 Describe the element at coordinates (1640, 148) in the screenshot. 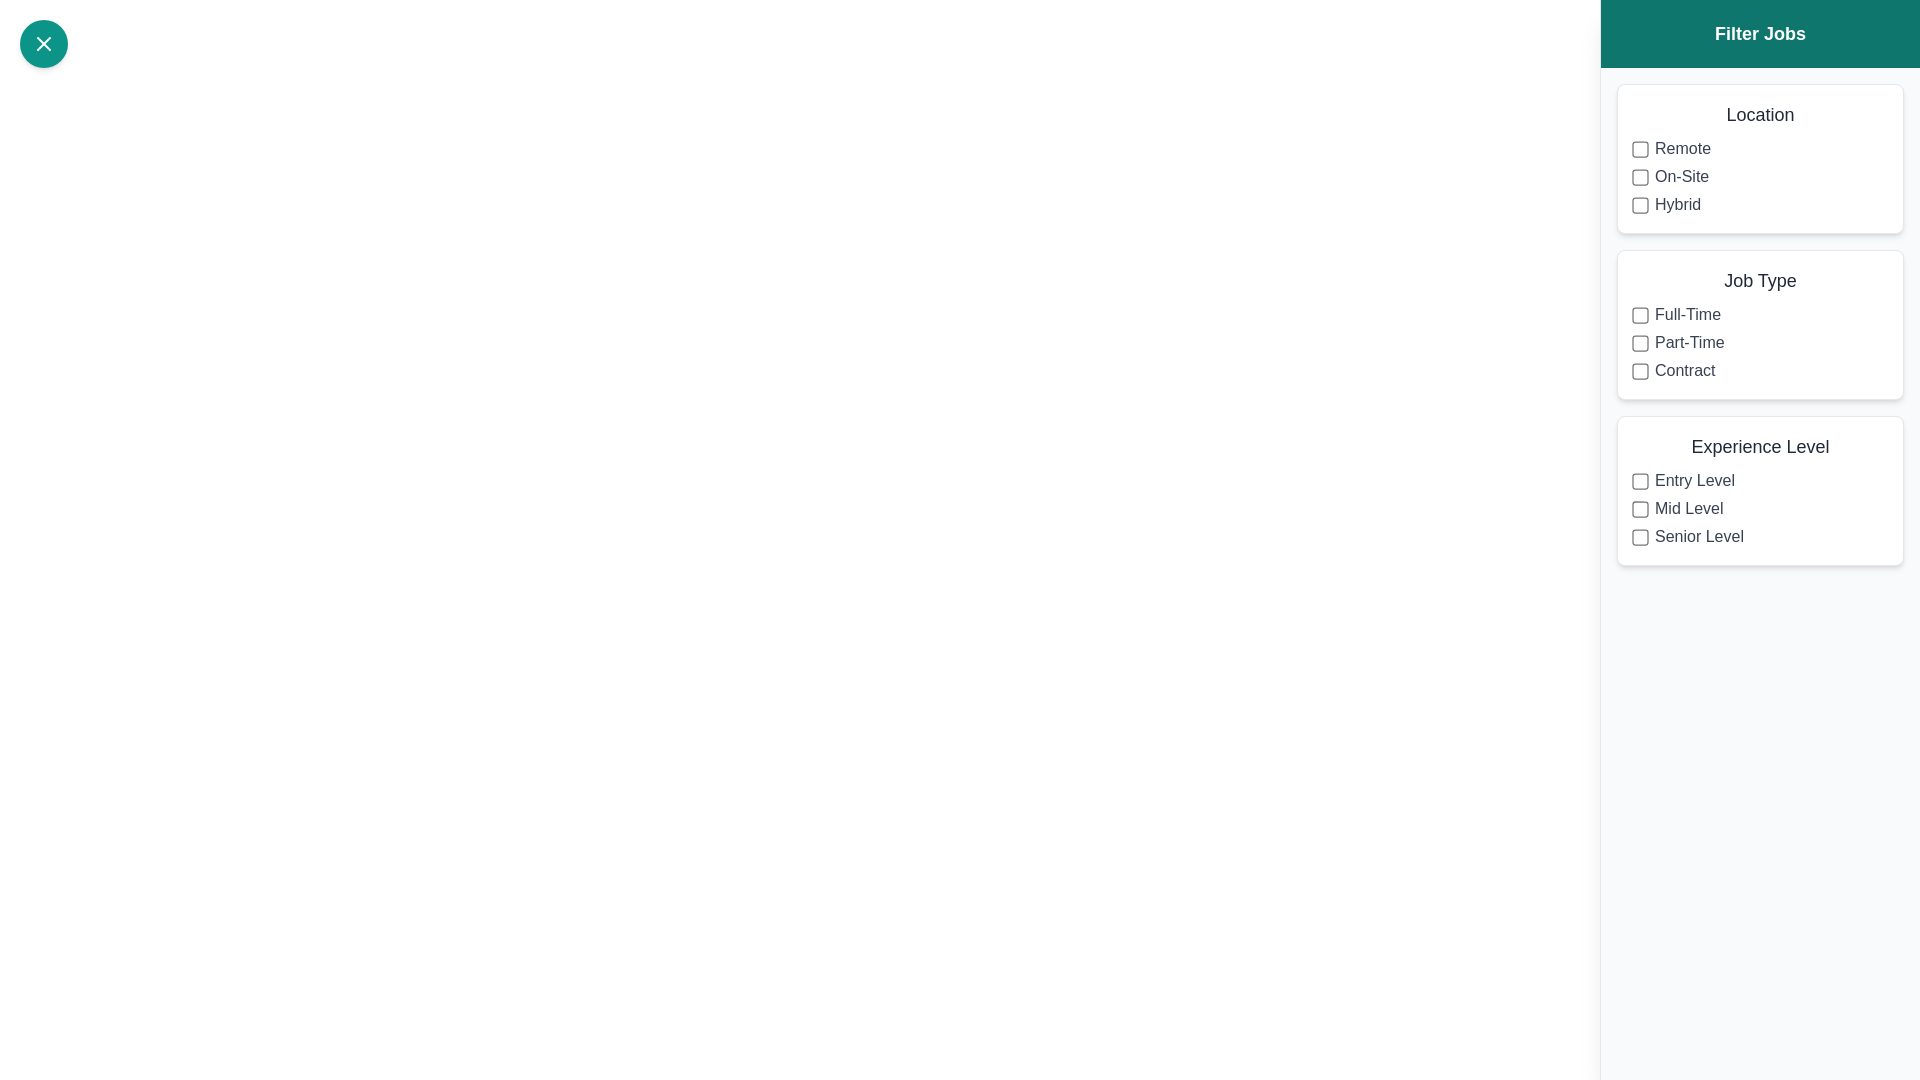

I see `the filter option Remote` at that location.